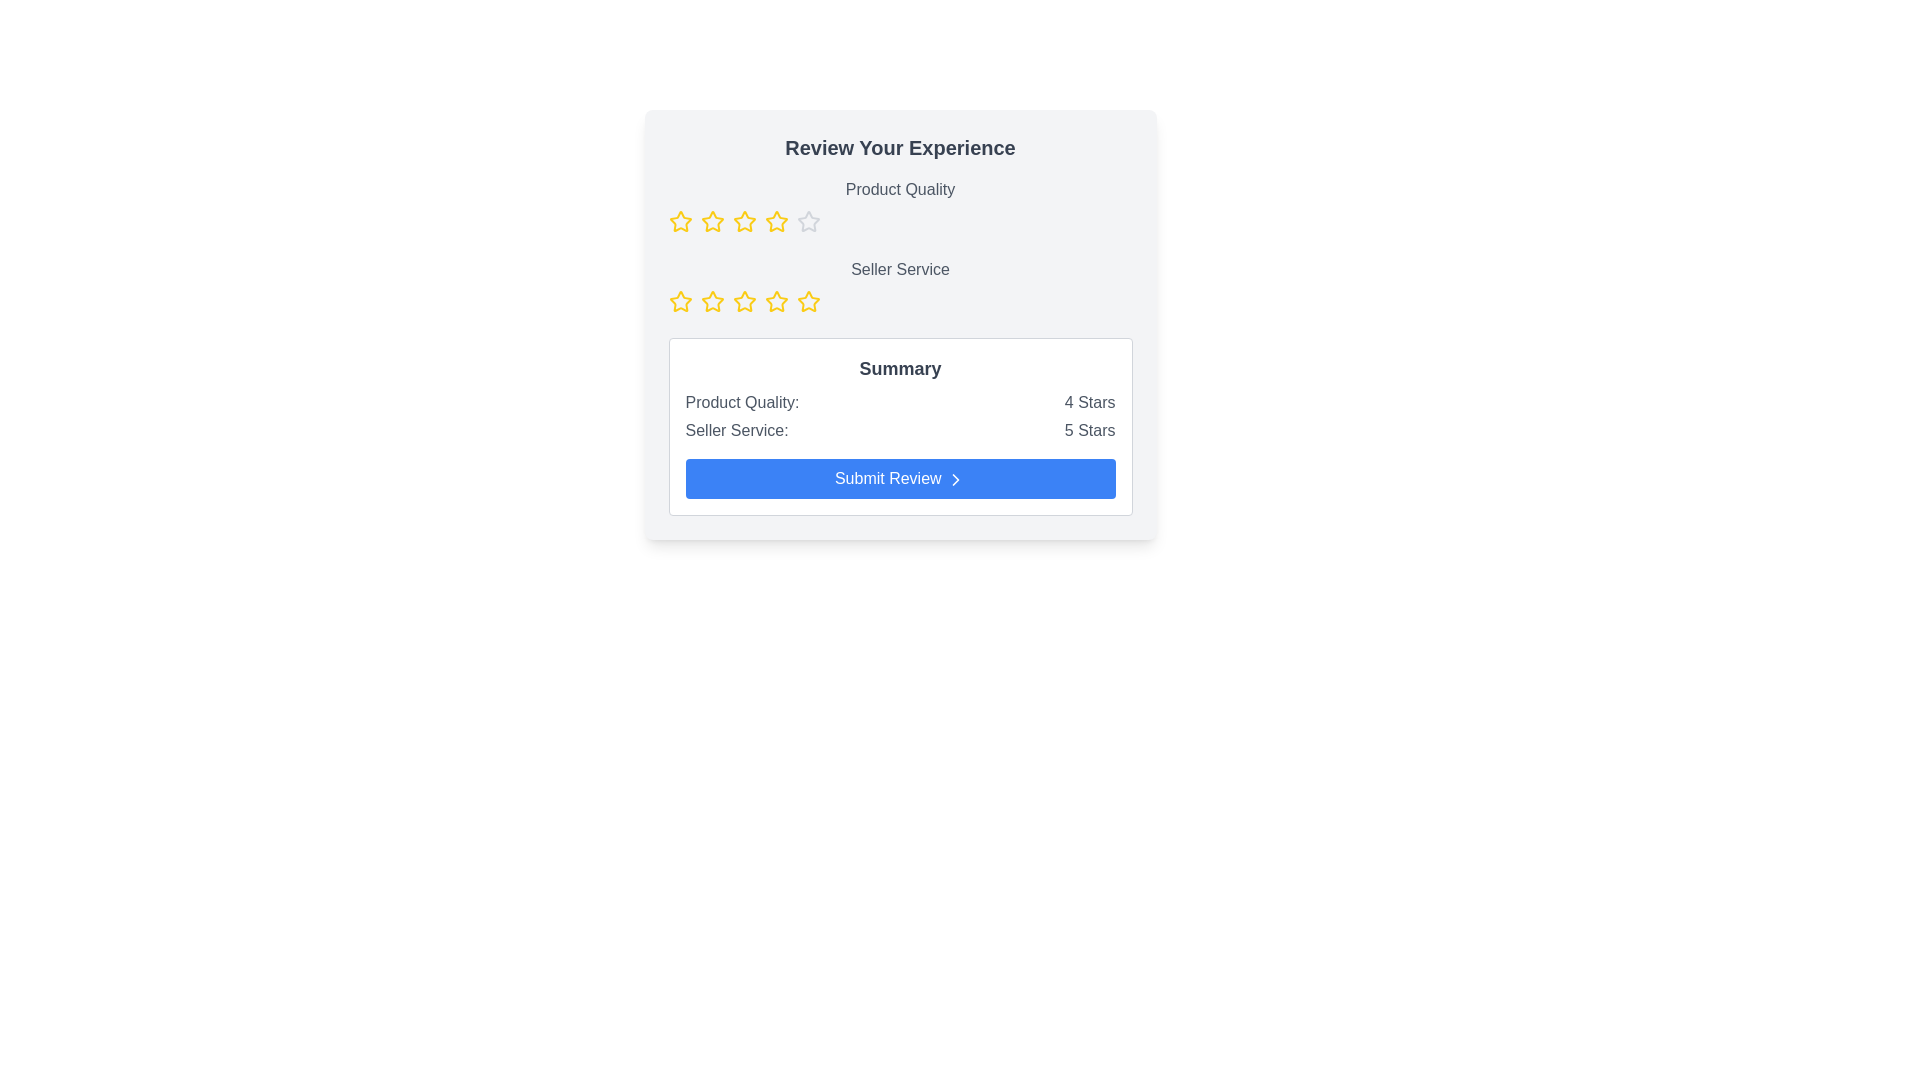 The image size is (1920, 1080). What do you see at coordinates (775, 221) in the screenshot?
I see `the fourth star icon in the 'Product Quality' section` at bounding box center [775, 221].